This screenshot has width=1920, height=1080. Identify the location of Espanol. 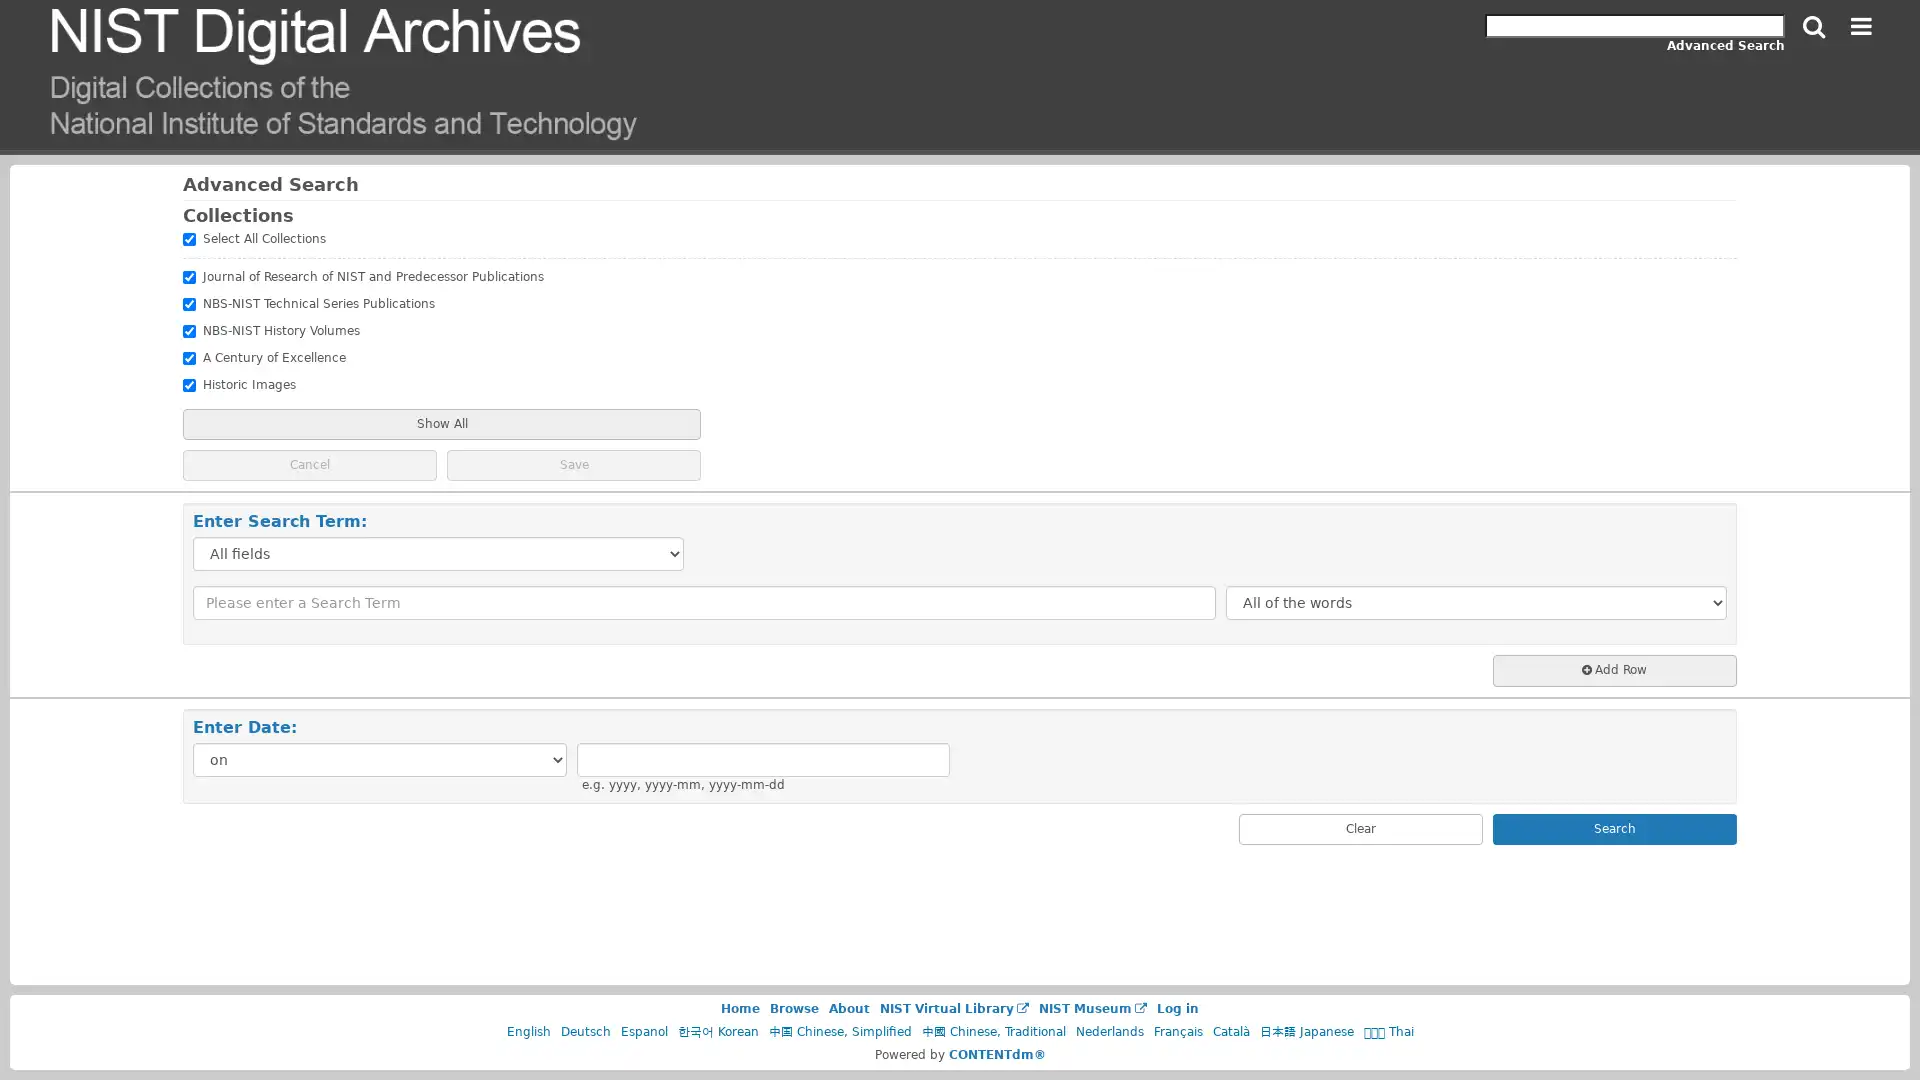
(643, 1032).